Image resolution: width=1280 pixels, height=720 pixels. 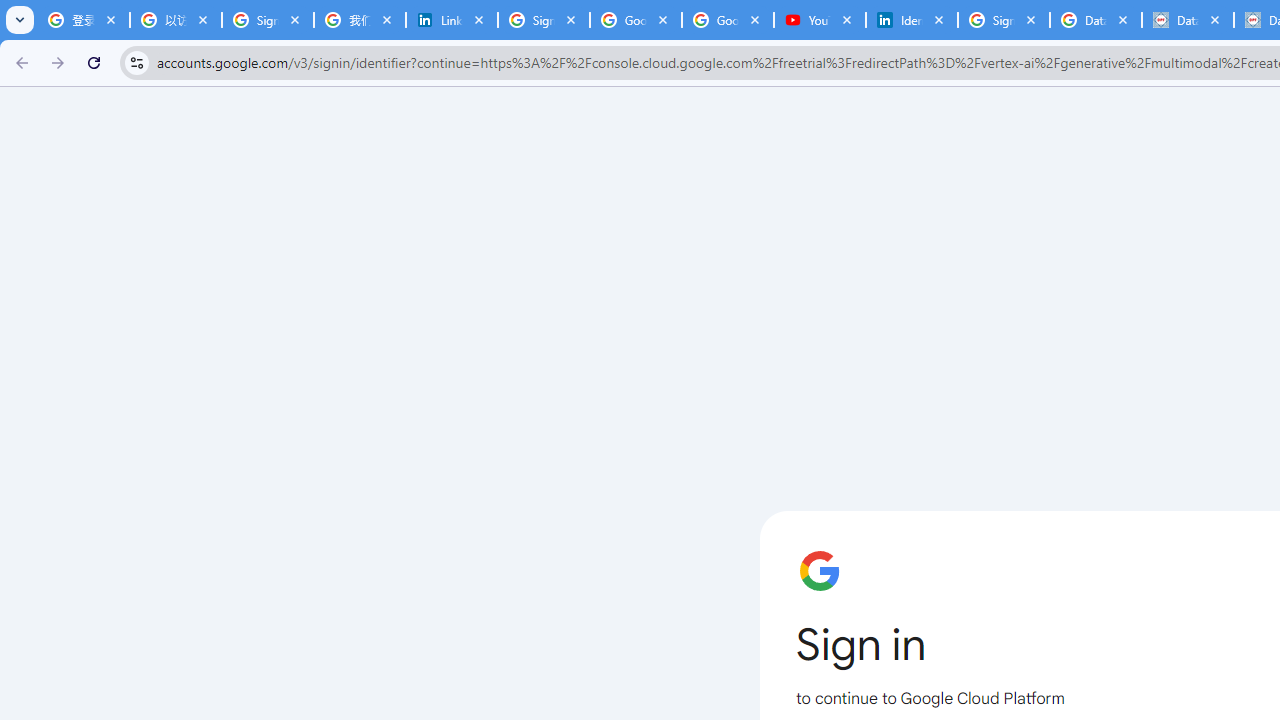 I want to click on 'Data Privacy Framework', so click(x=1187, y=20).